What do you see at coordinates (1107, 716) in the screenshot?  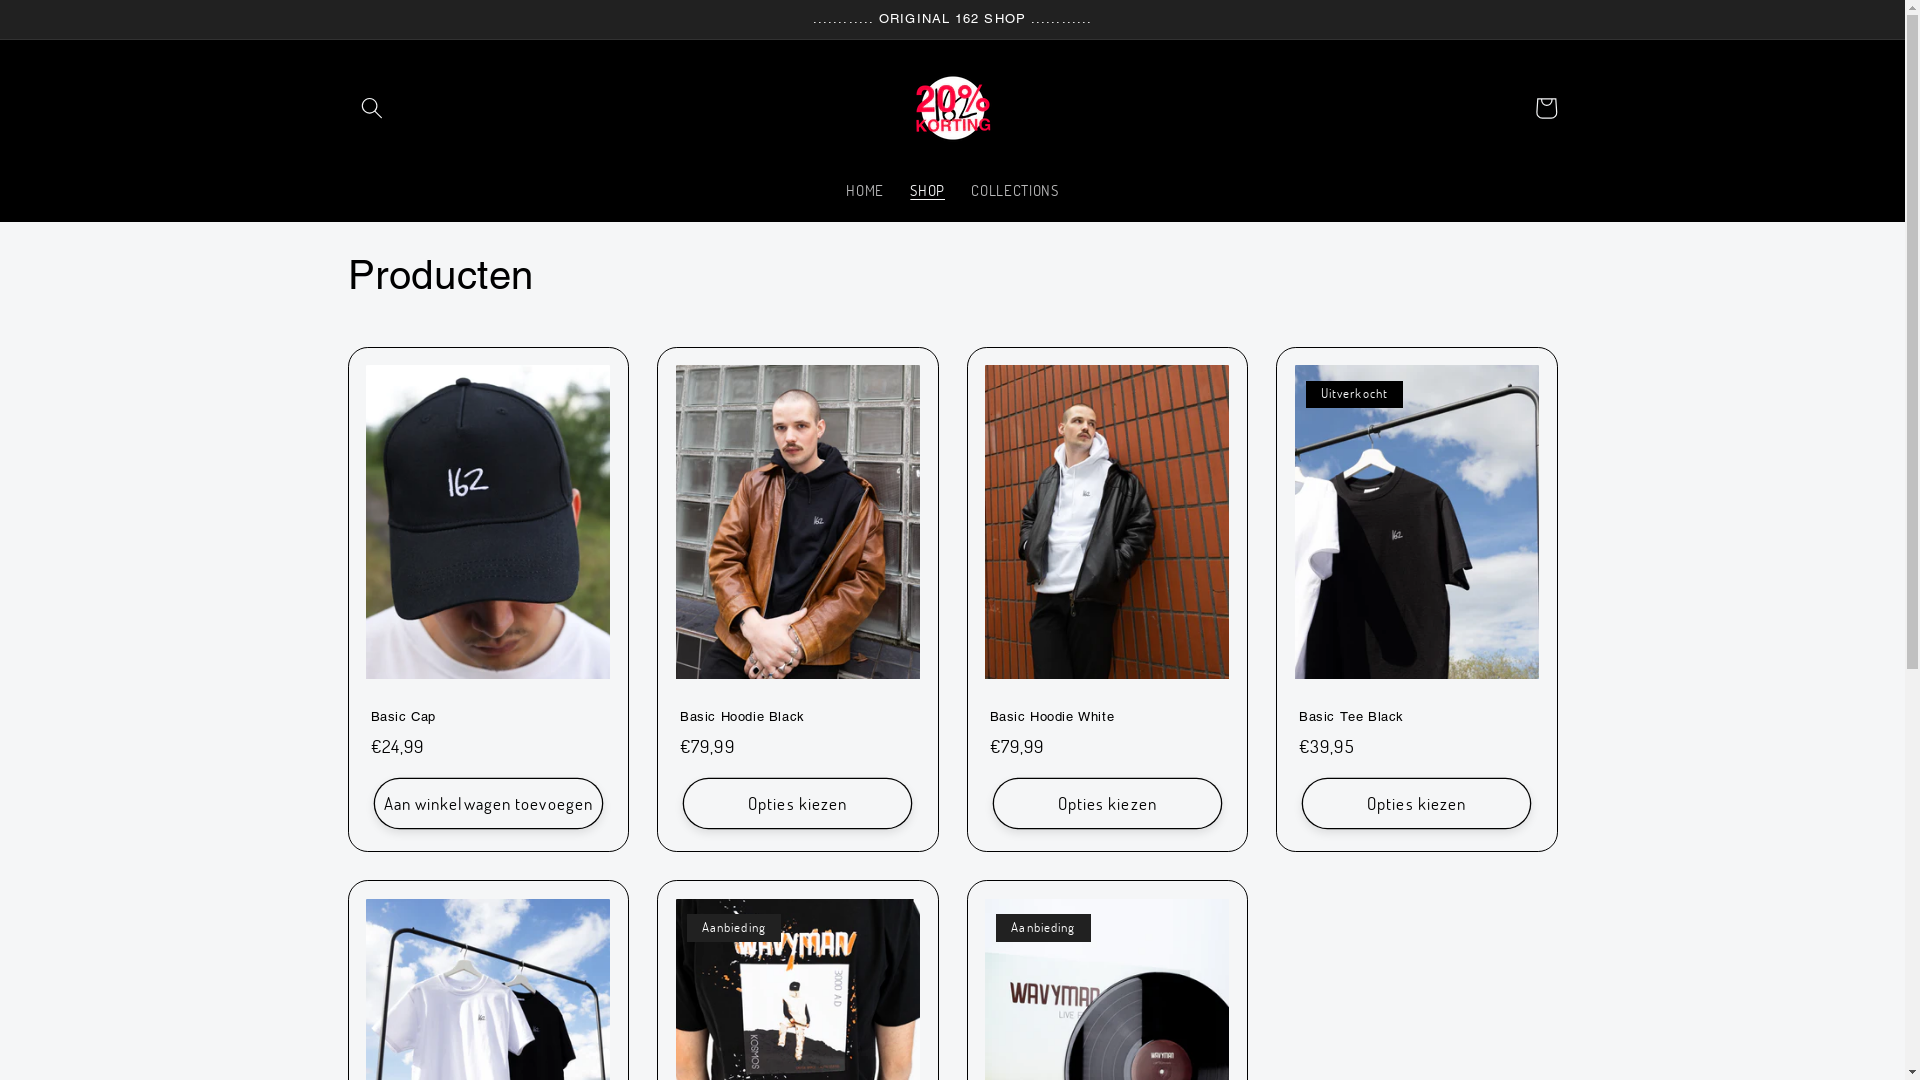 I see `'Basic Hoodie White'` at bounding box center [1107, 716].